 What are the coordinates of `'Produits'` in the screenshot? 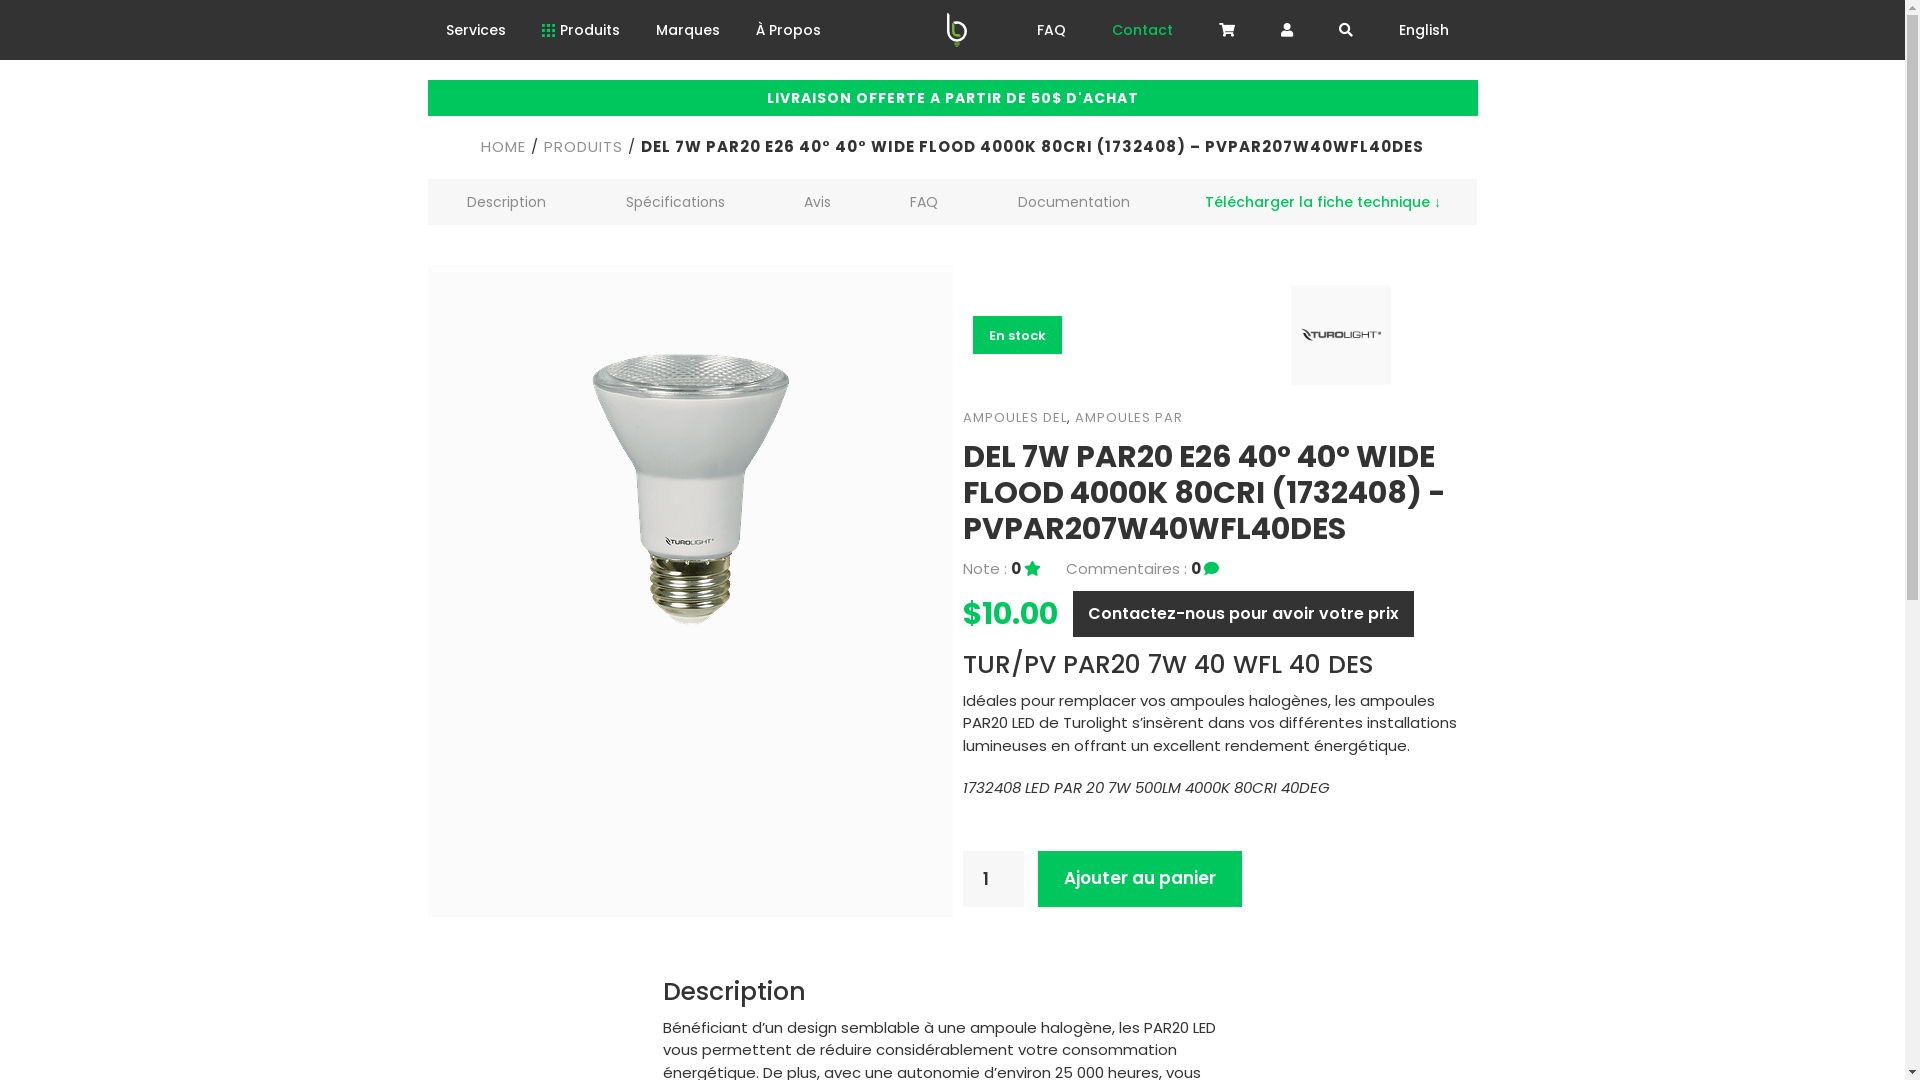 It's located at (579, 30).